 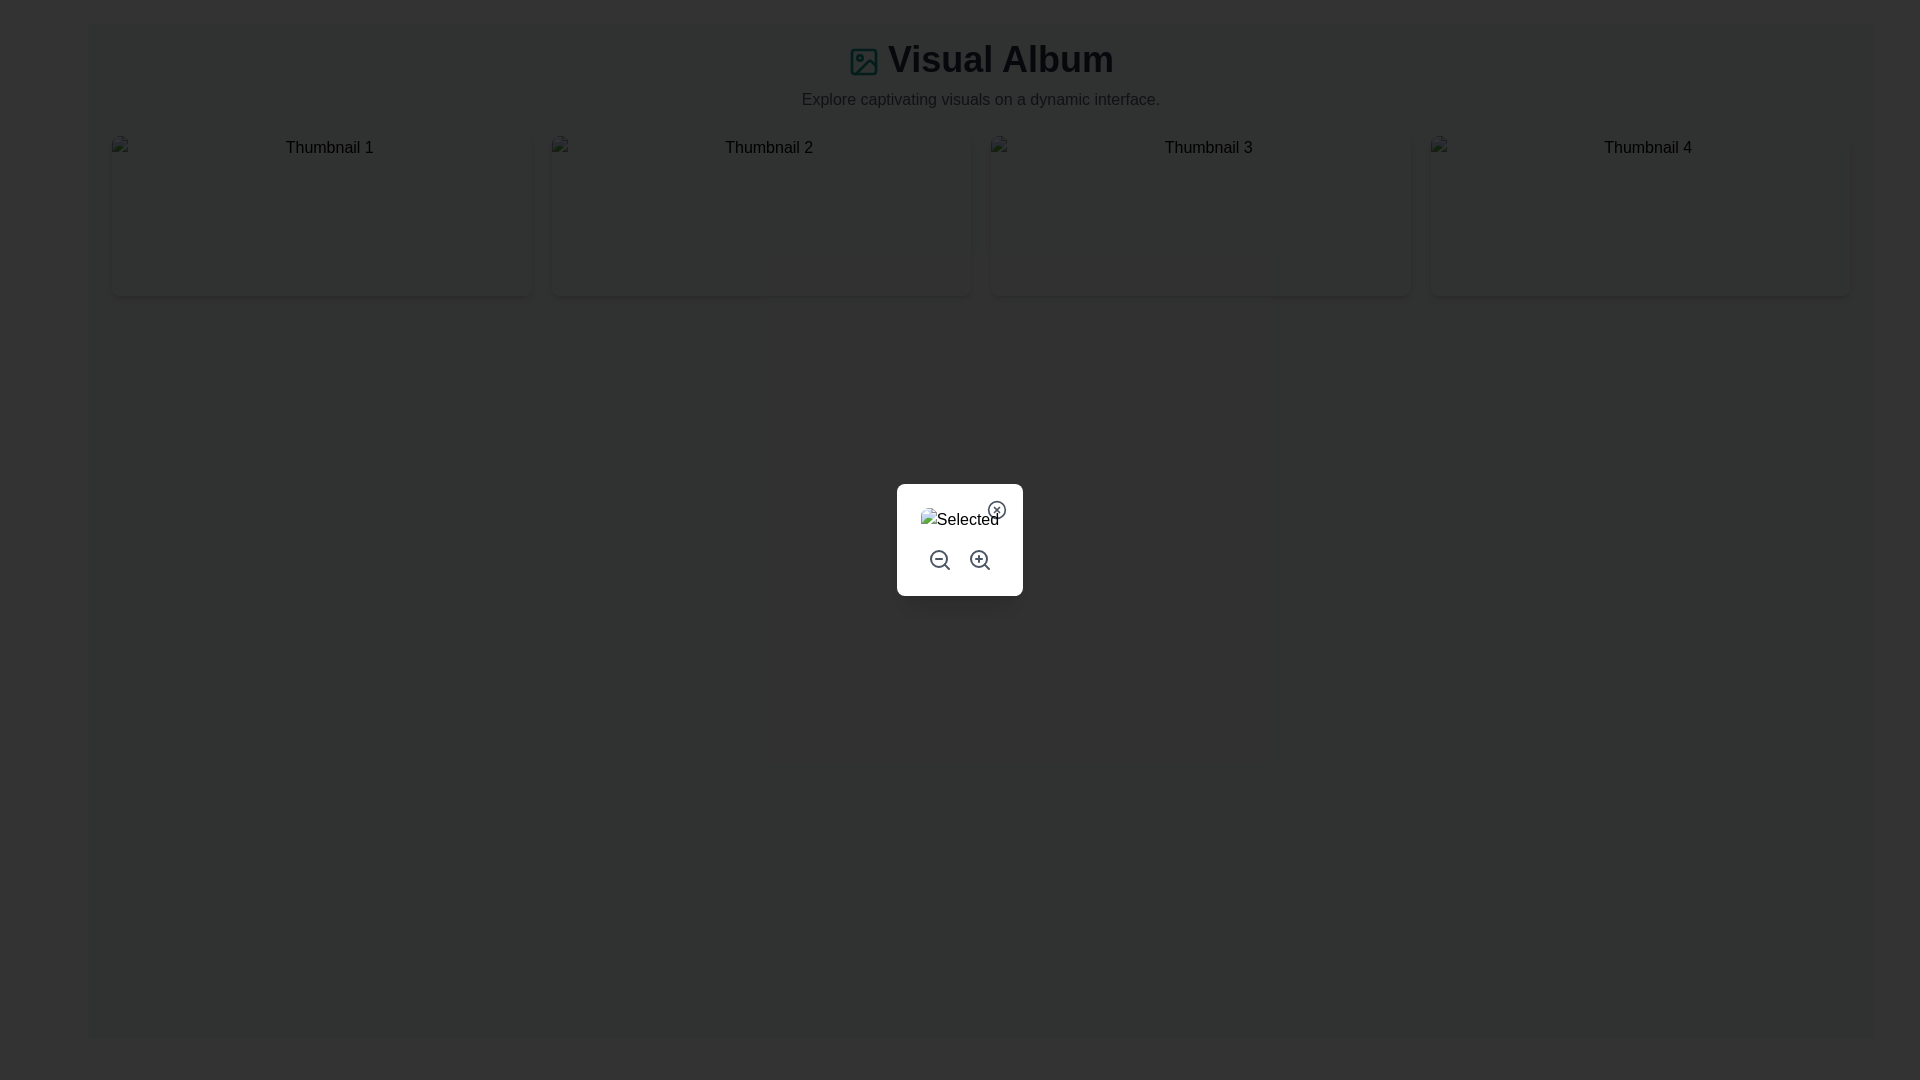 I want to click on text of the centered heading styled in large, bold typography that reads 'Visual Album' along with the subtitle 'Explore captivating visuals on a dynamic interface.', so click(x=980, y=75).